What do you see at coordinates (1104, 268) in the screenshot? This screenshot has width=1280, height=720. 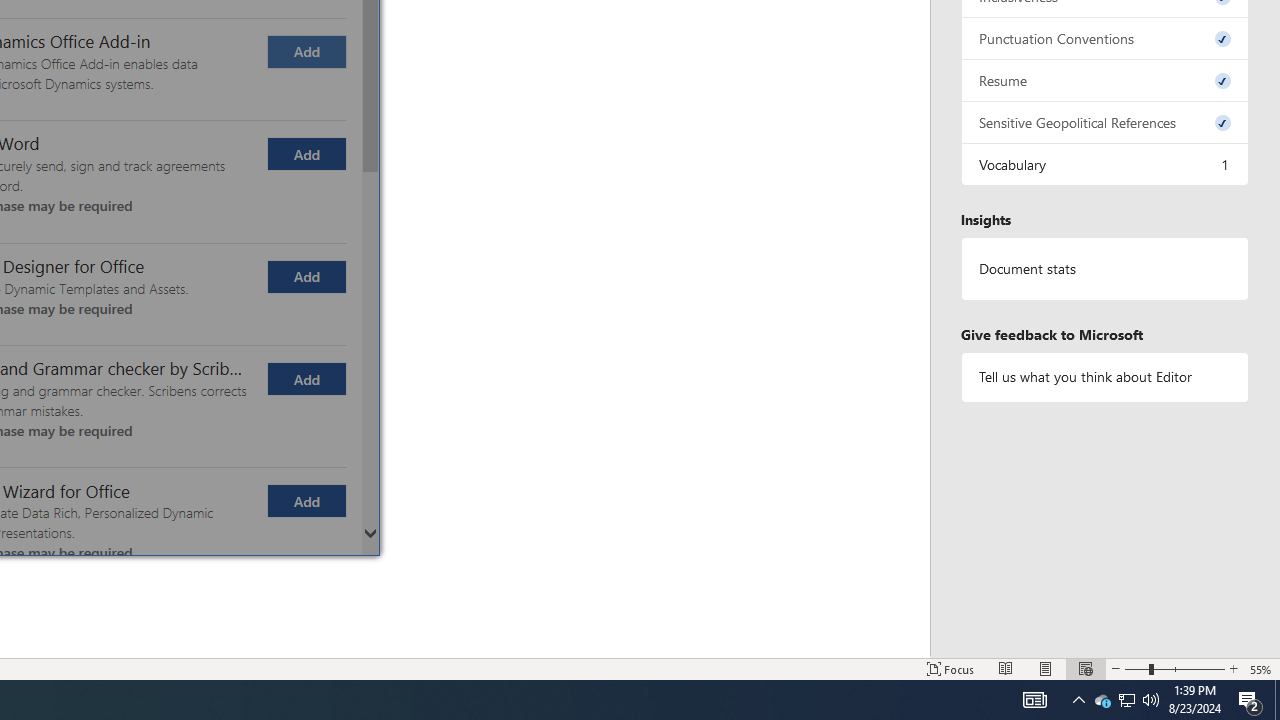 I see `'Document statistics'` at bounding box center [1104, 268].